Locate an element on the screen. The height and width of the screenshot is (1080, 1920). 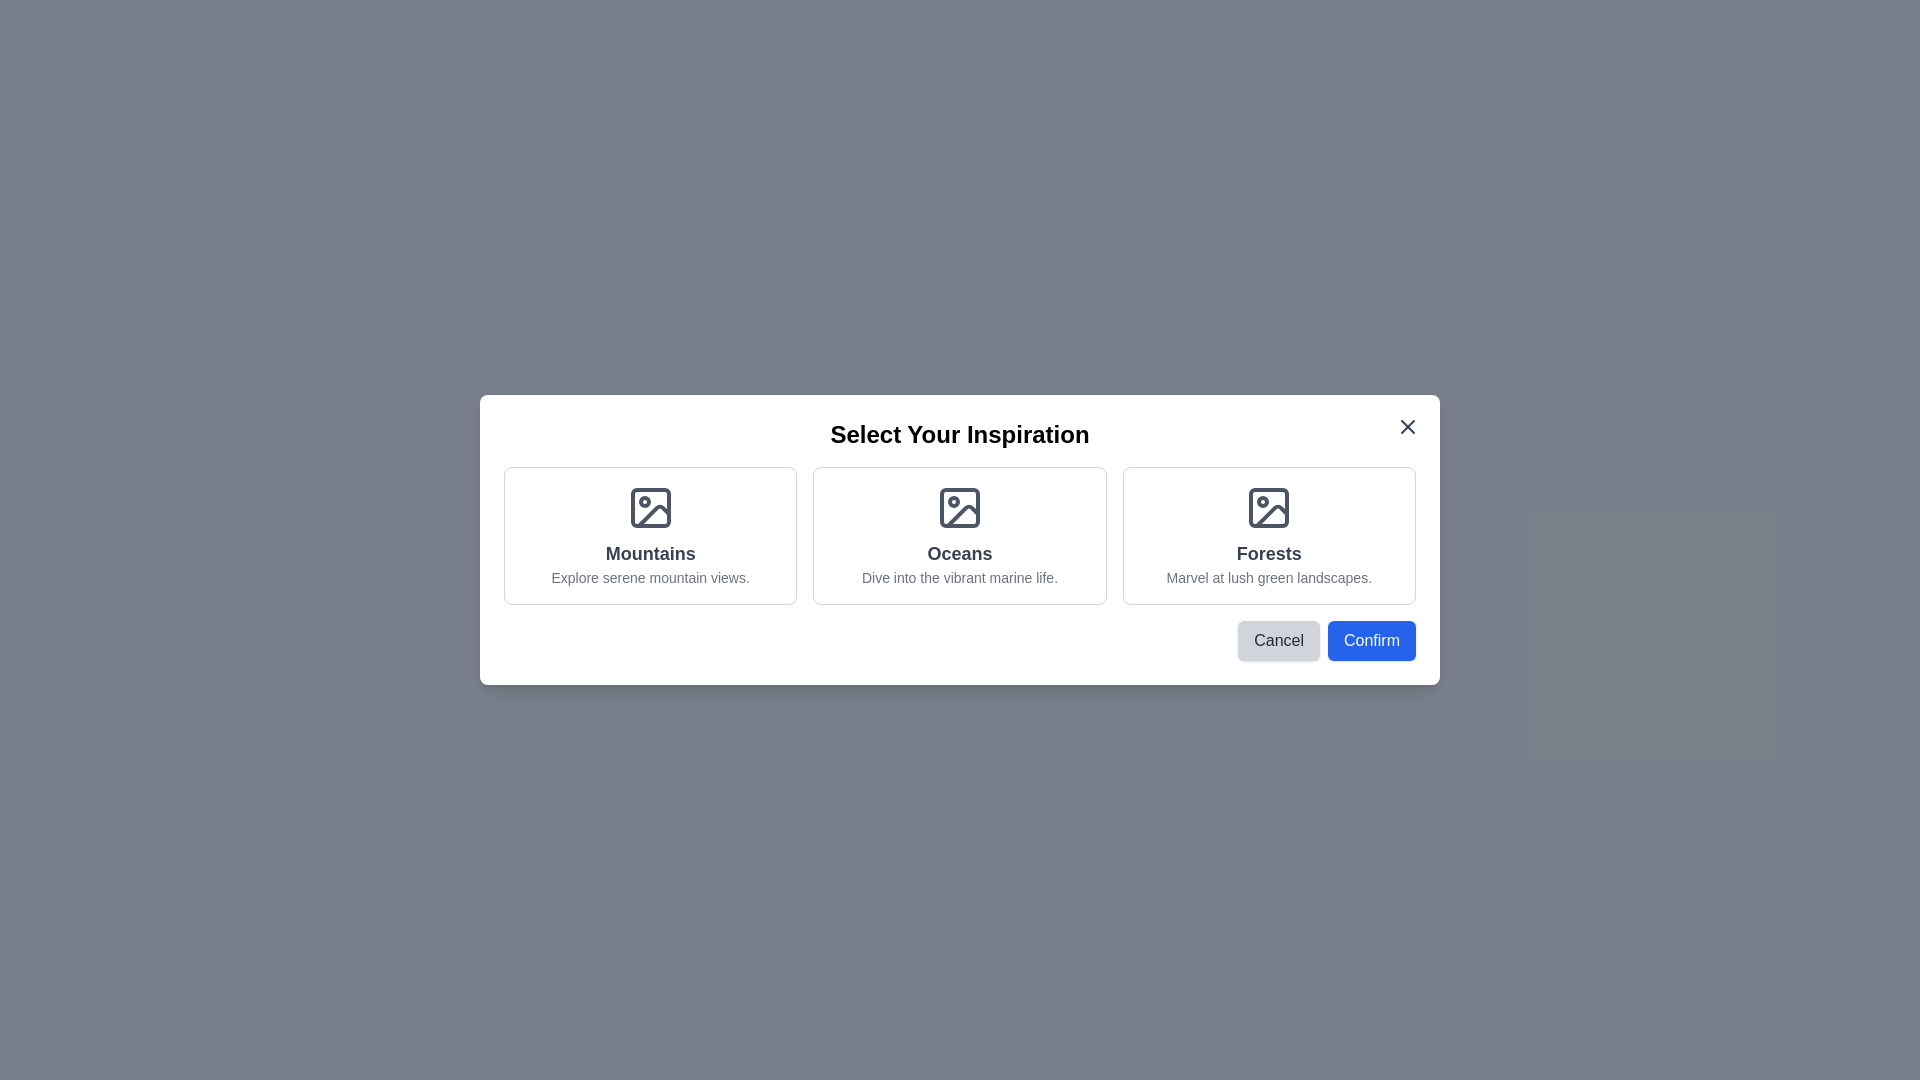
the decorative square element with rounded corners that is part of the 'Mountains' icon in the 'Select Your Inspiration' dialog is located at coordinates (650, 507).